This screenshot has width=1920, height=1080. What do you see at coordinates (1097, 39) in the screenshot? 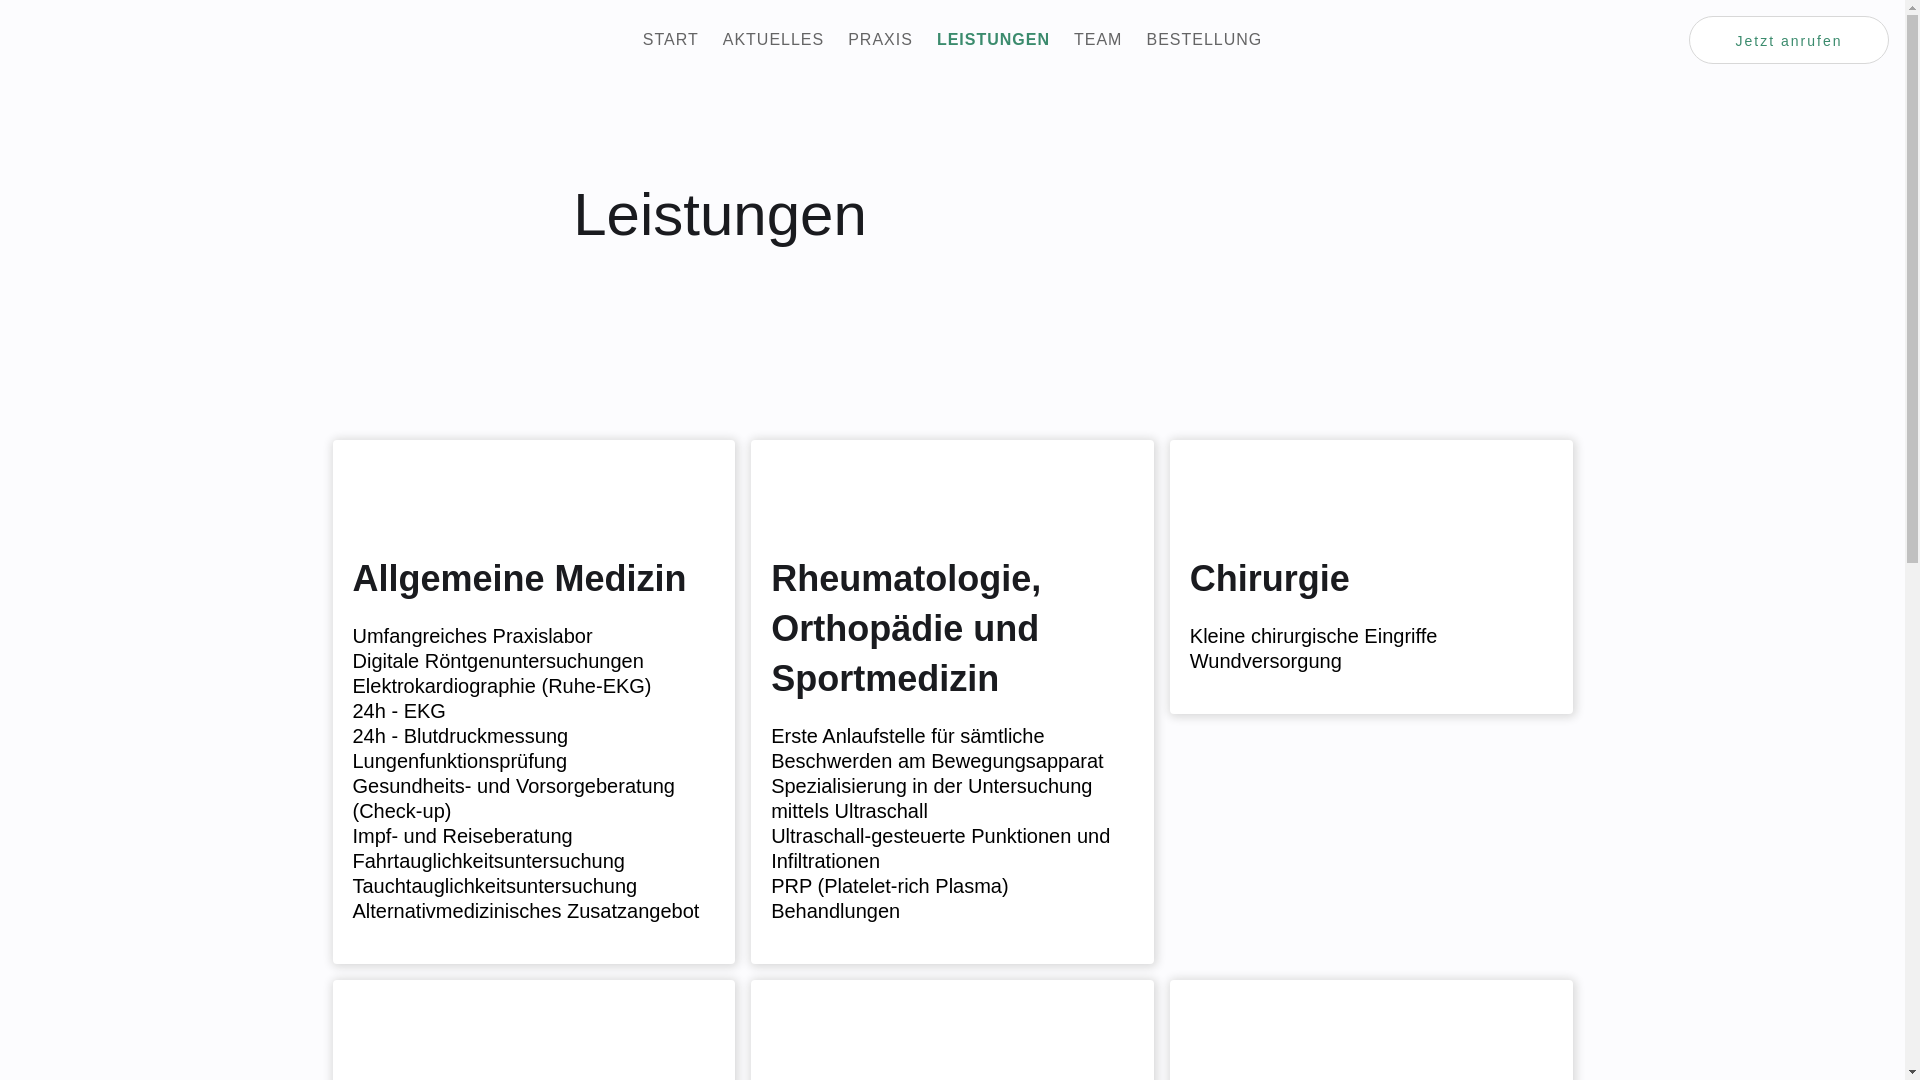
I see `'TEAM'` at bounding box center [1097, 39].